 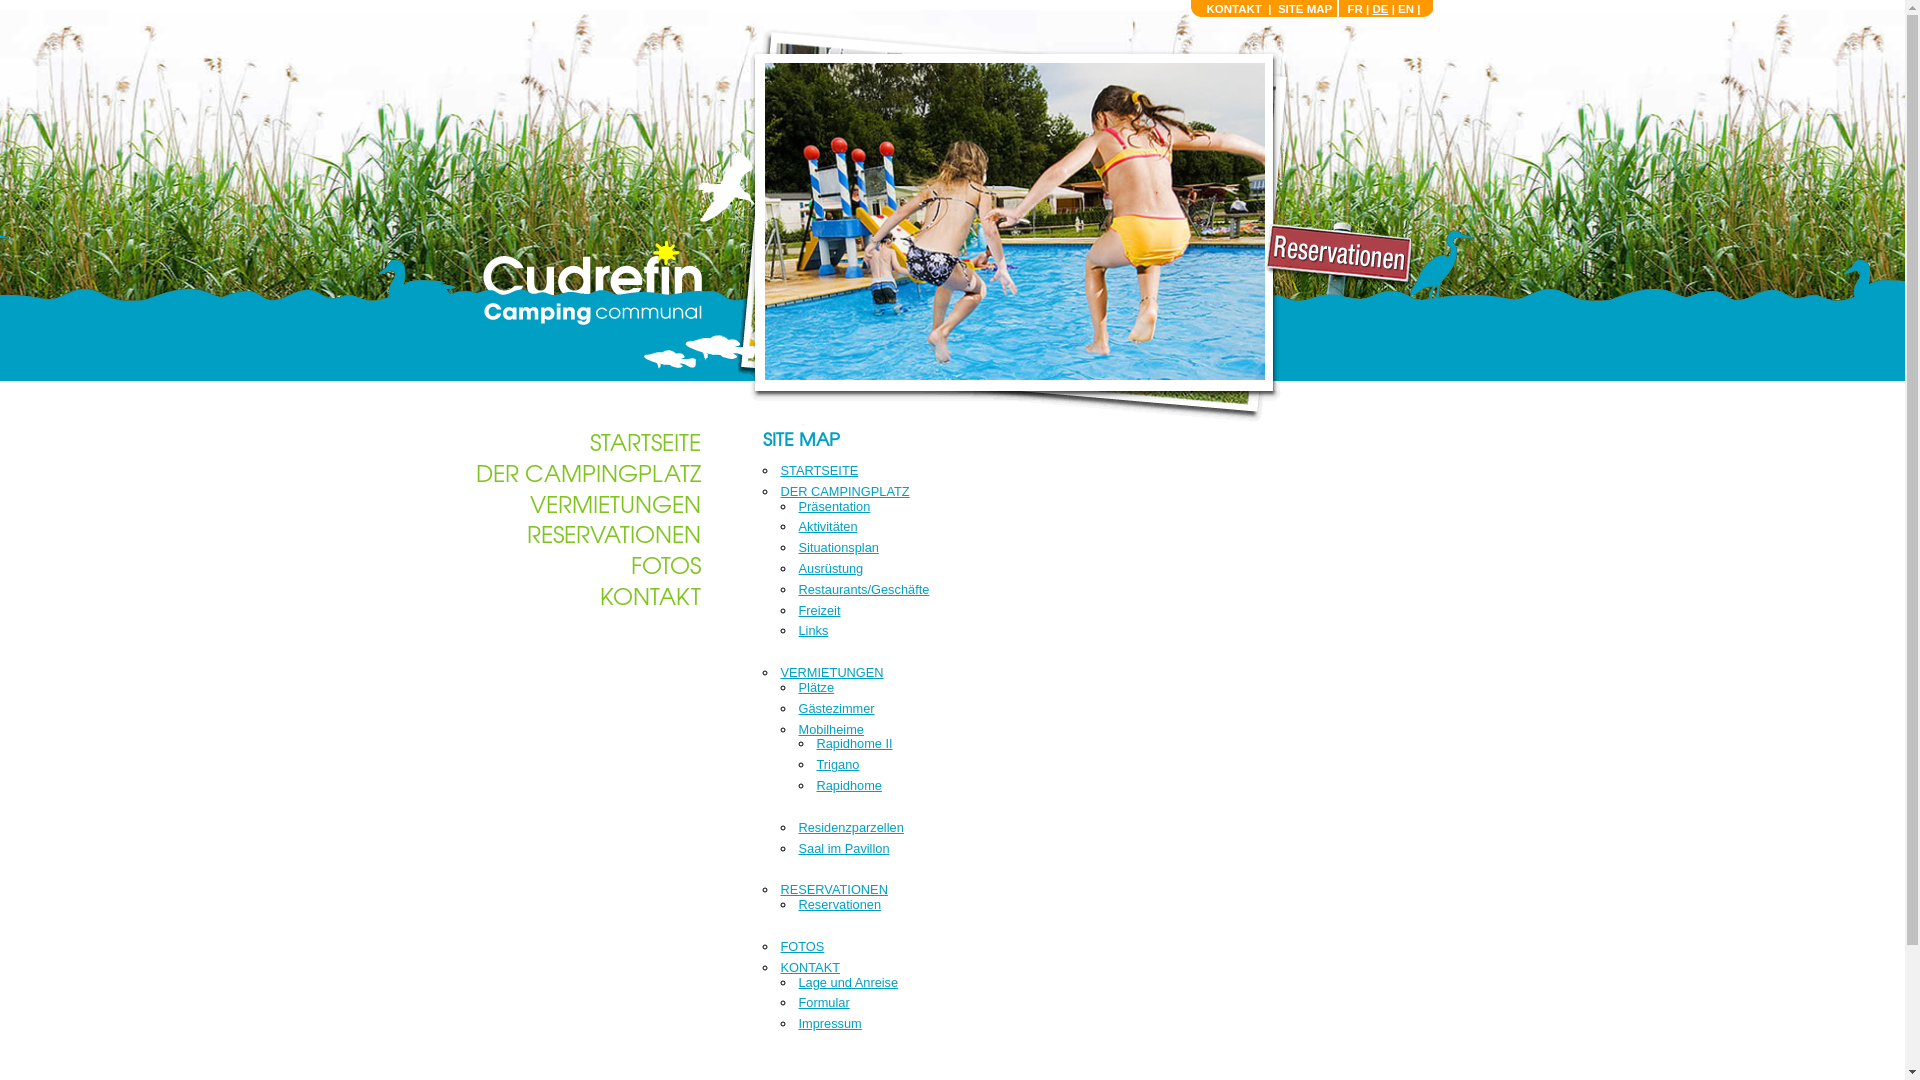 What do you see at coordinates (778, 966) in the screenshot?
I see `'KONTAKT'` at bounding box center [778, 966].